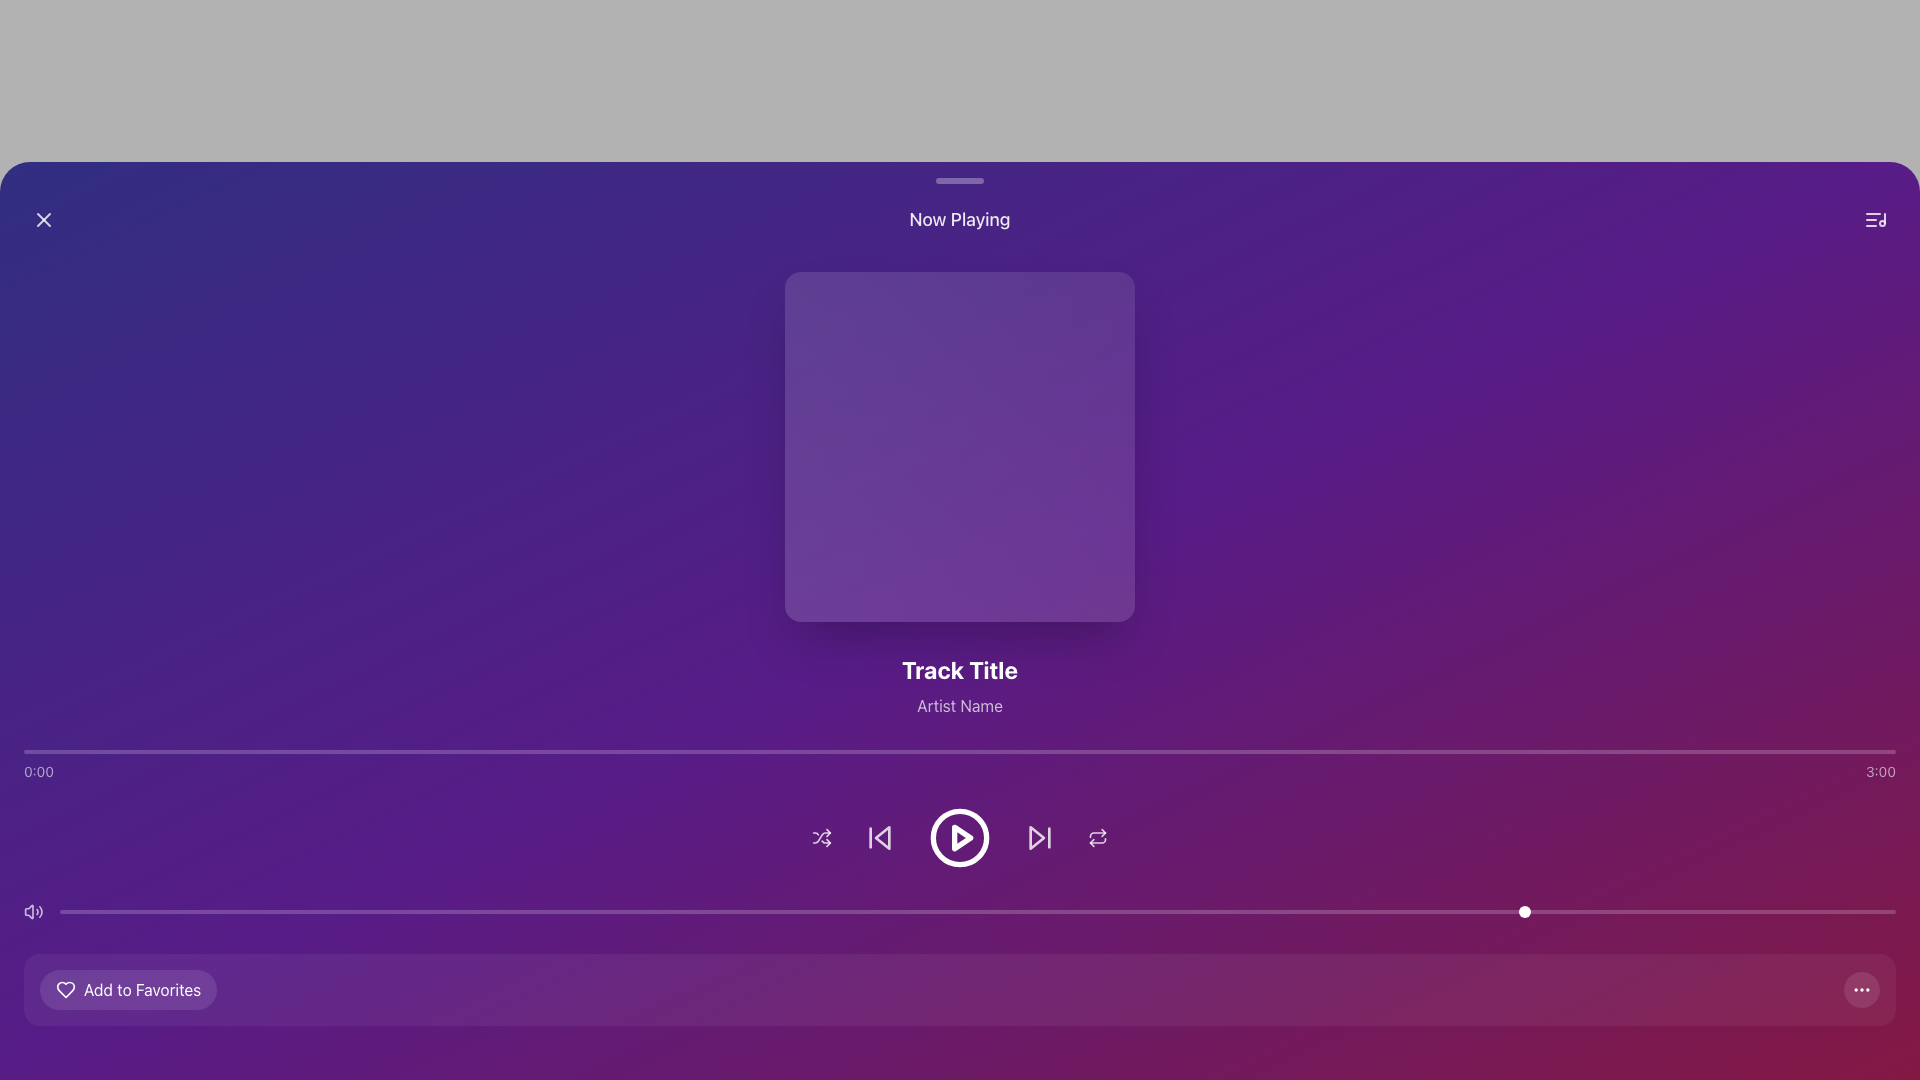  What do you see at coordinates (962, 837) in the screenshot?
I see `the decorative play button icon, which is a small triangular shape pointing to the right, located centrally within the circular play button` at bounding box center [962, 837].